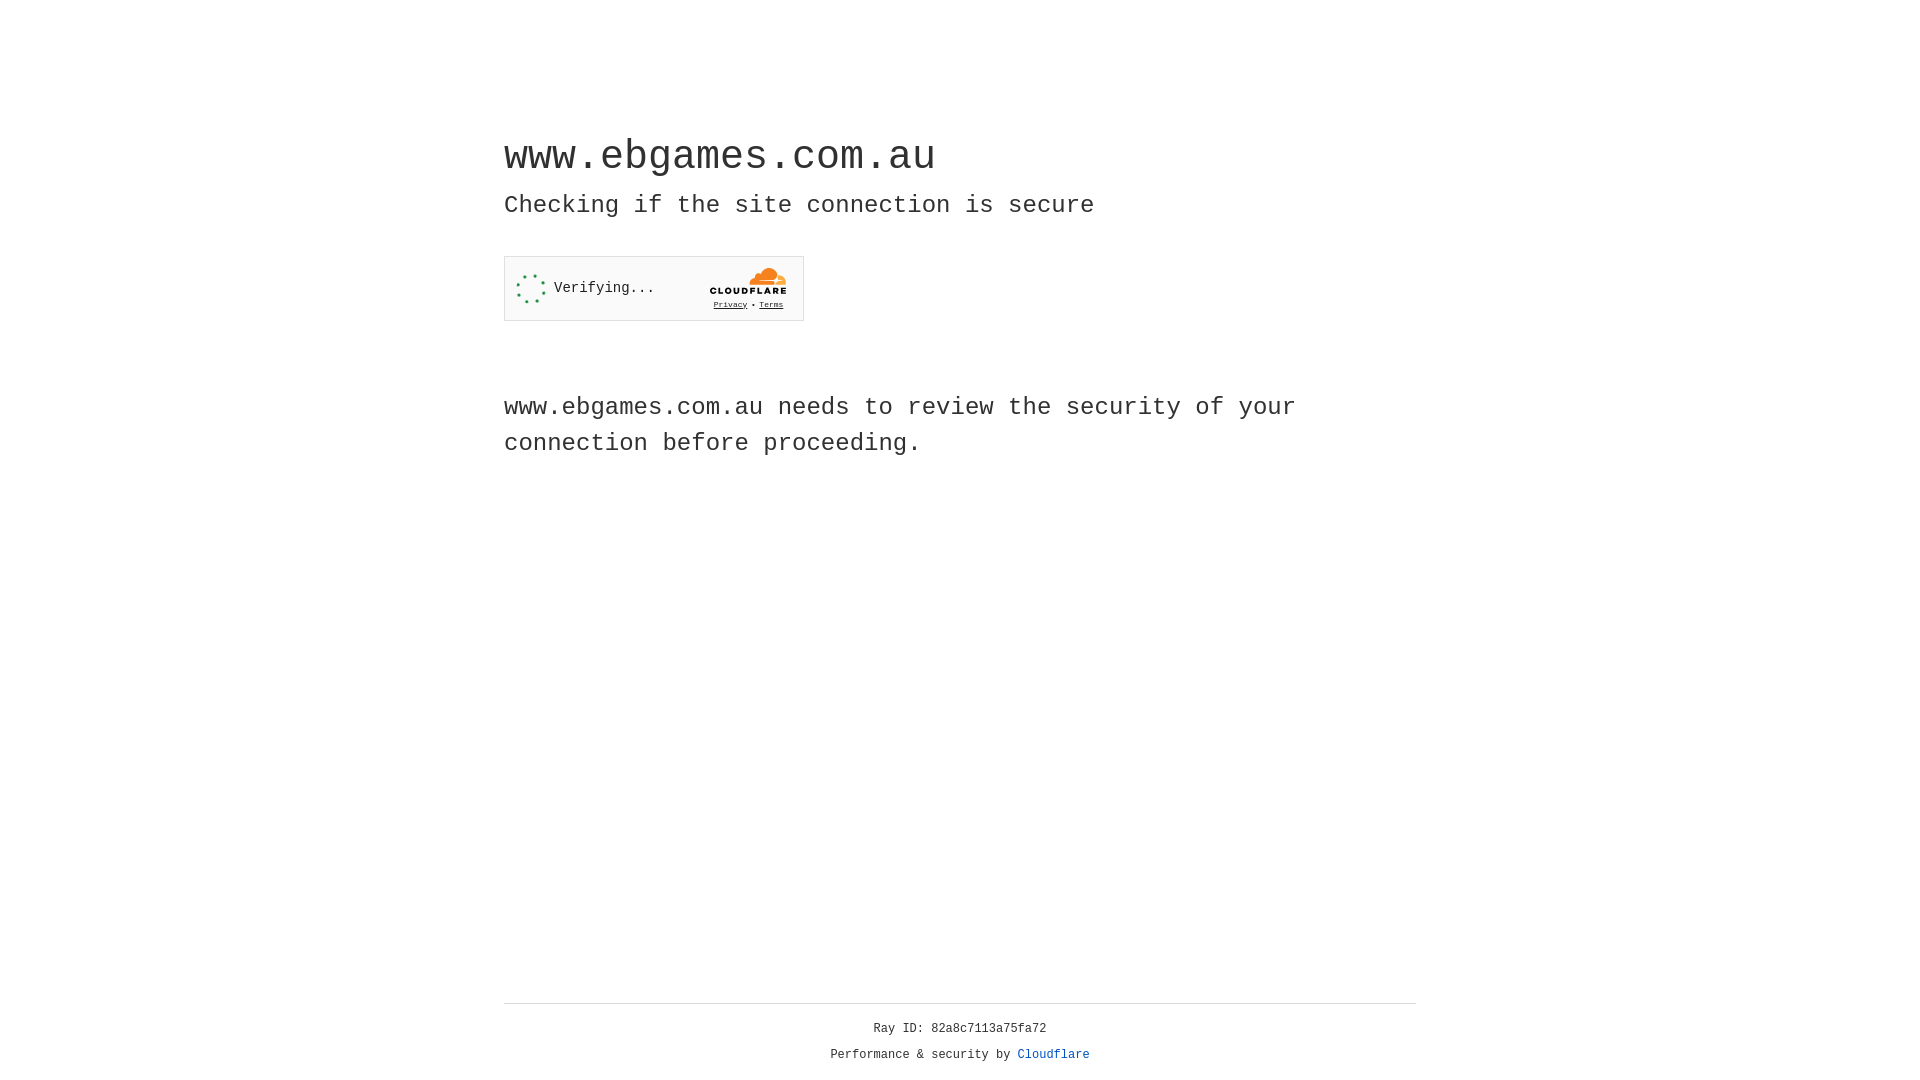 The width and height of the screenshot is (1920, 1080). What do you see at coordinates (653, 288) in the screenshot?
I see `'Widget containing a Cloudflare security challenge'` at bounding box center [653, 288].